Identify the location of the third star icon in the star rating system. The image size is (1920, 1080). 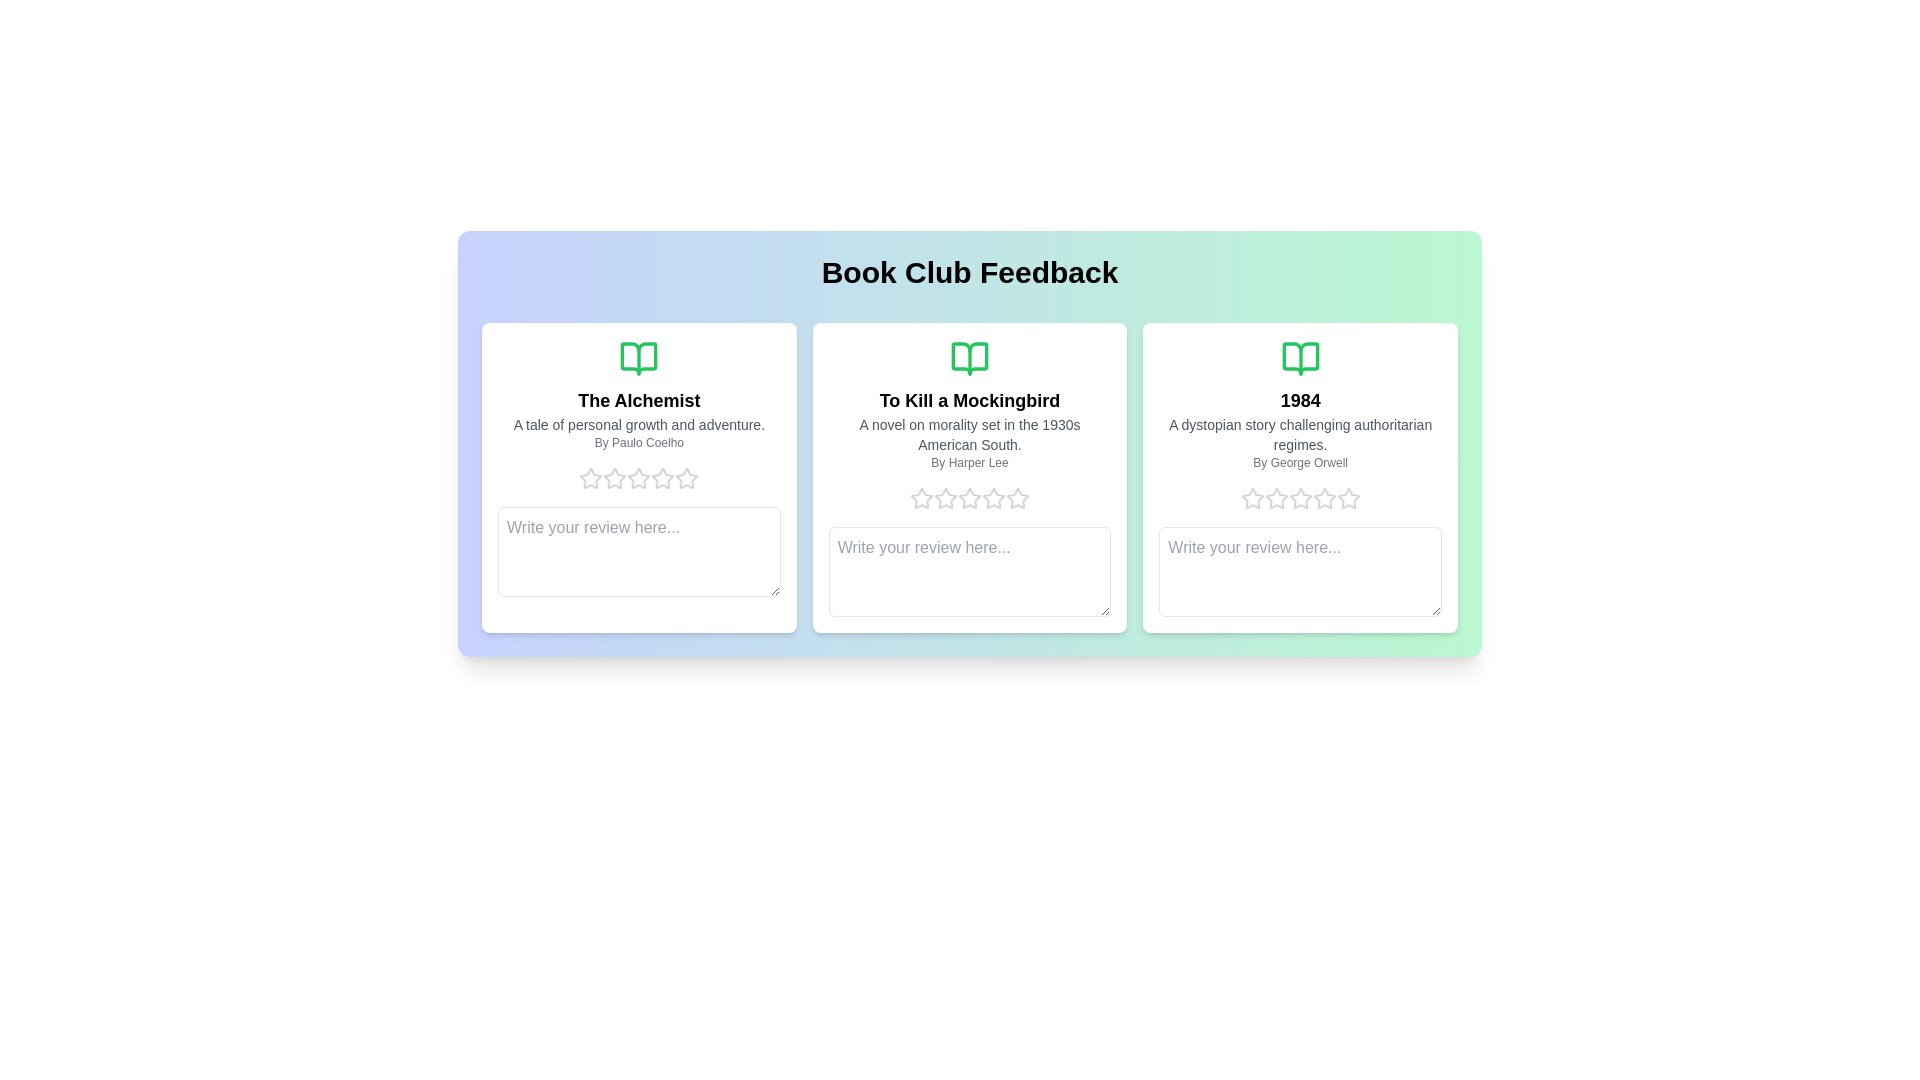
(1275, 497).